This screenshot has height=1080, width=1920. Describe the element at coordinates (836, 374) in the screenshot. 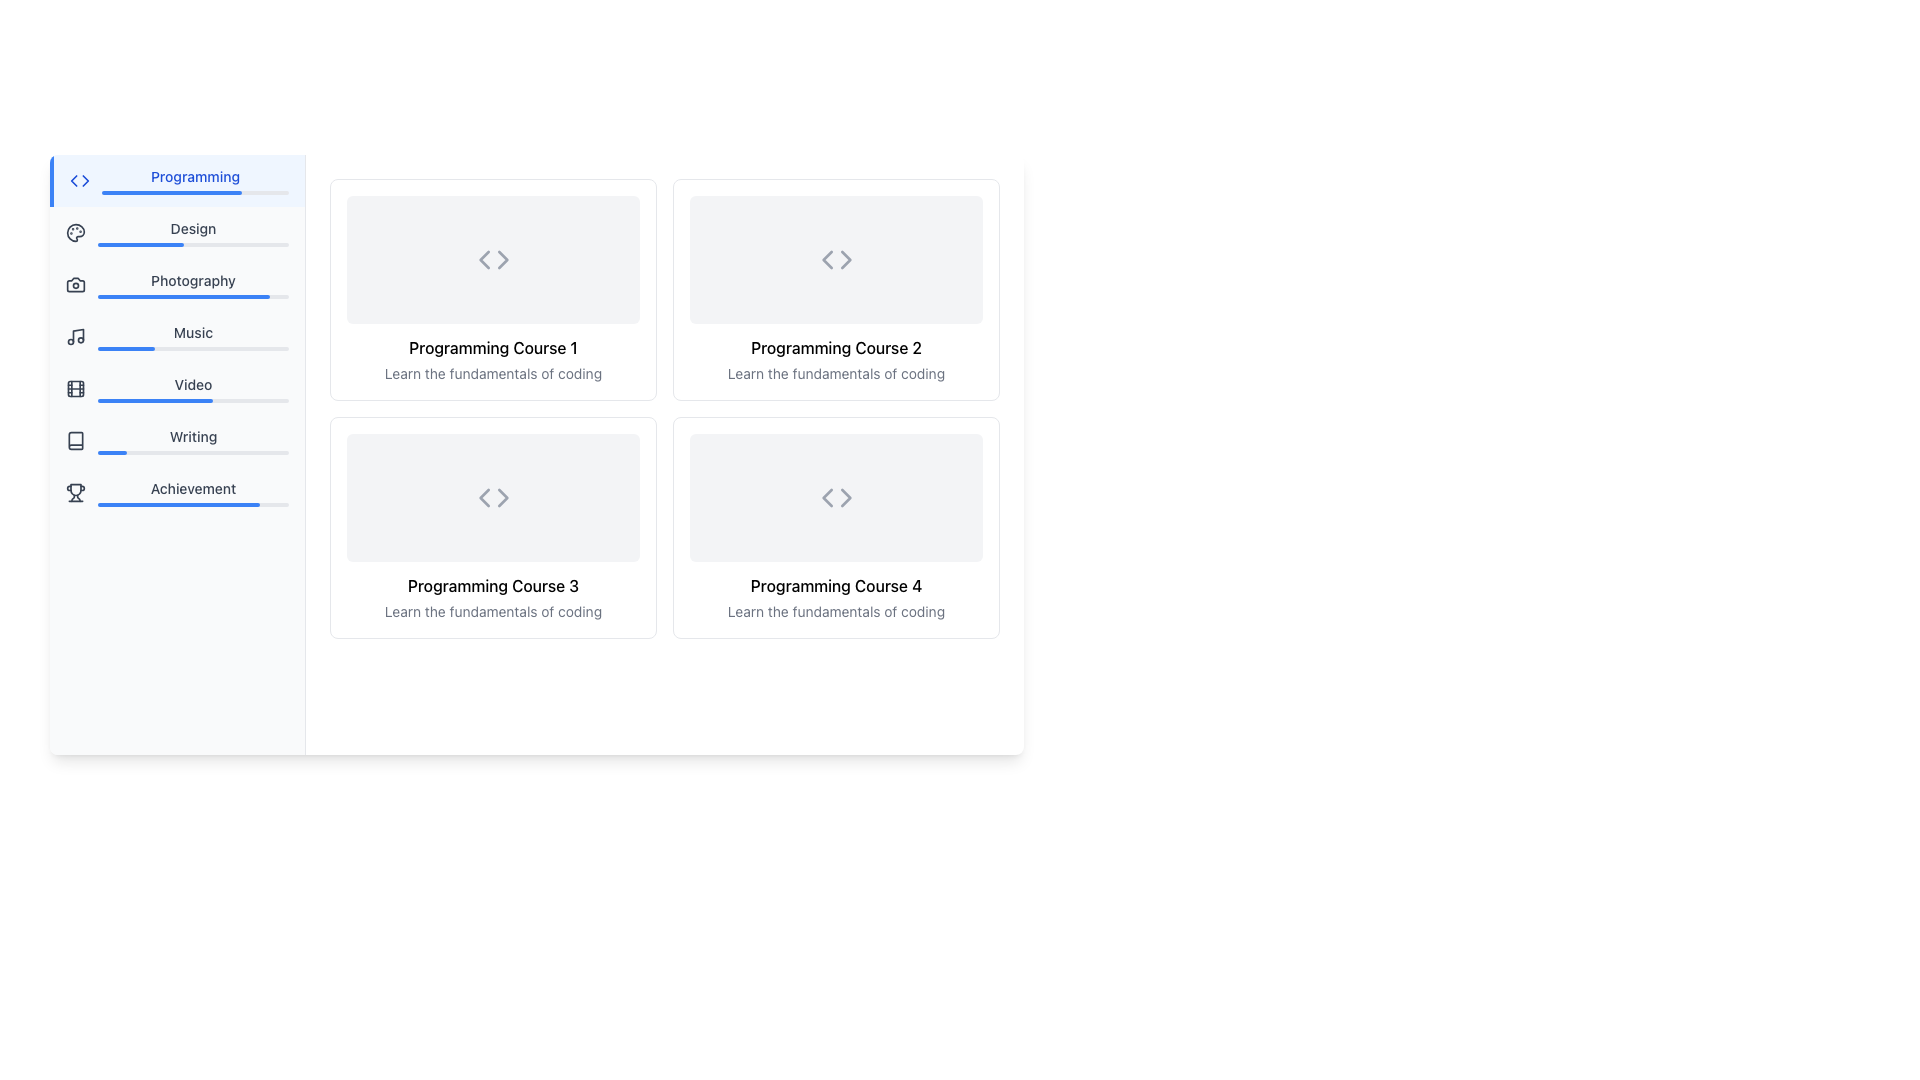

I see `the text label that reads 'Learn the fundamentals of coding.' which is styled in a smaller-sized, gray font and located directly beneath the larger title 'Programming Course 2.'` at that location.